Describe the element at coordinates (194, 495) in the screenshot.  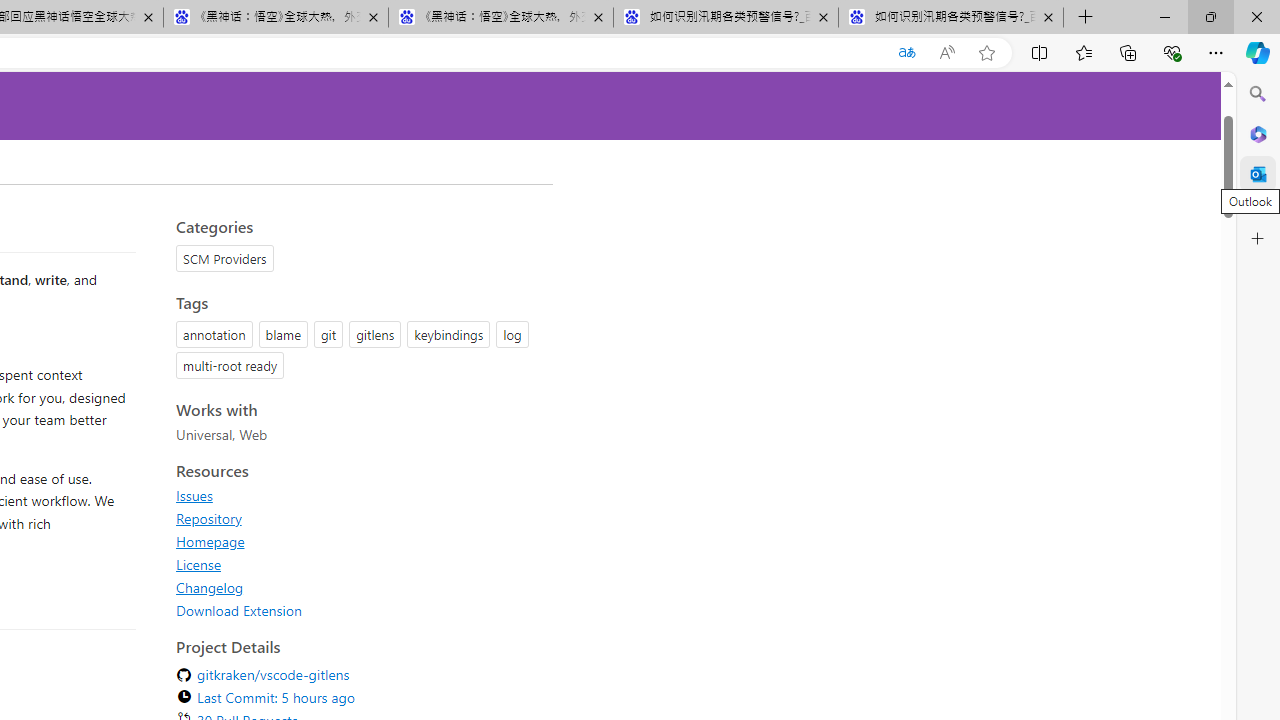
I see `'Issues'` at that location.